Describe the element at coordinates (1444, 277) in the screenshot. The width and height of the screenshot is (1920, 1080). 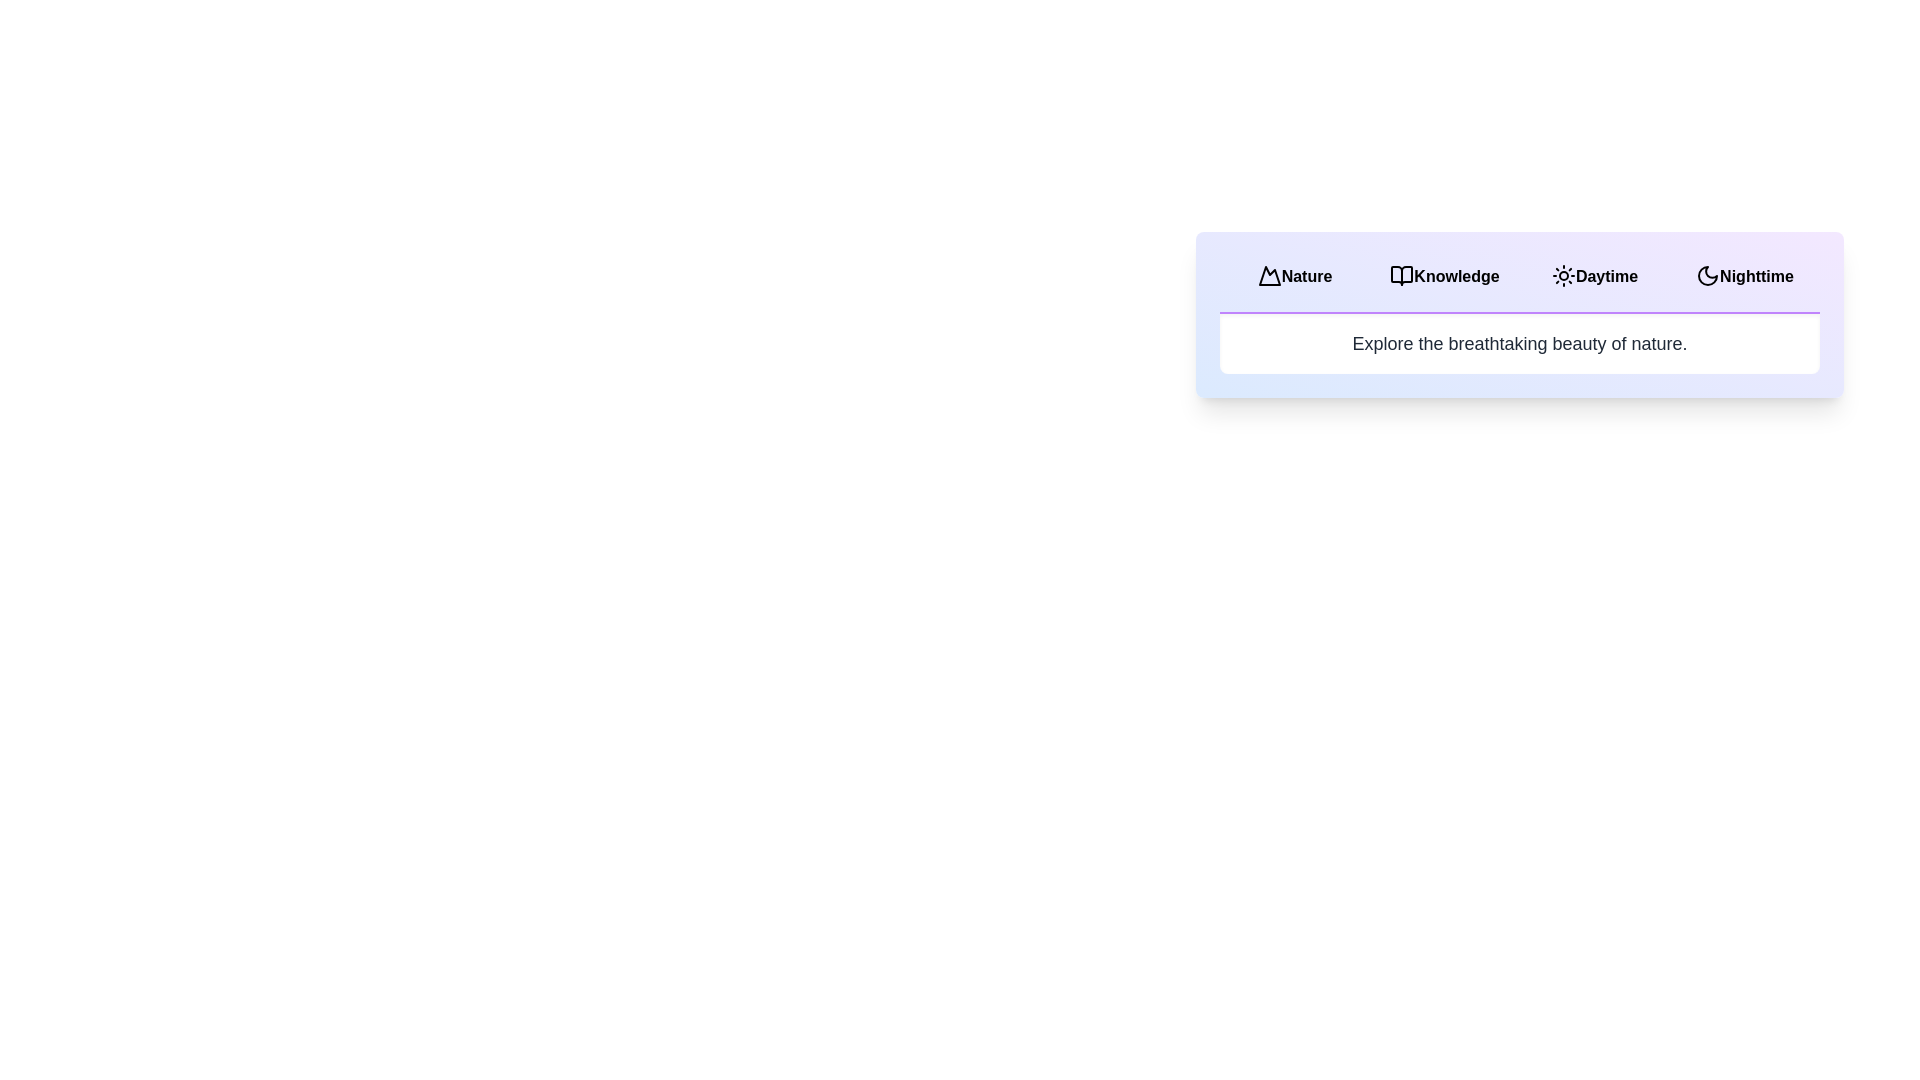
I see `the tab labeled Knowledge` at that location.